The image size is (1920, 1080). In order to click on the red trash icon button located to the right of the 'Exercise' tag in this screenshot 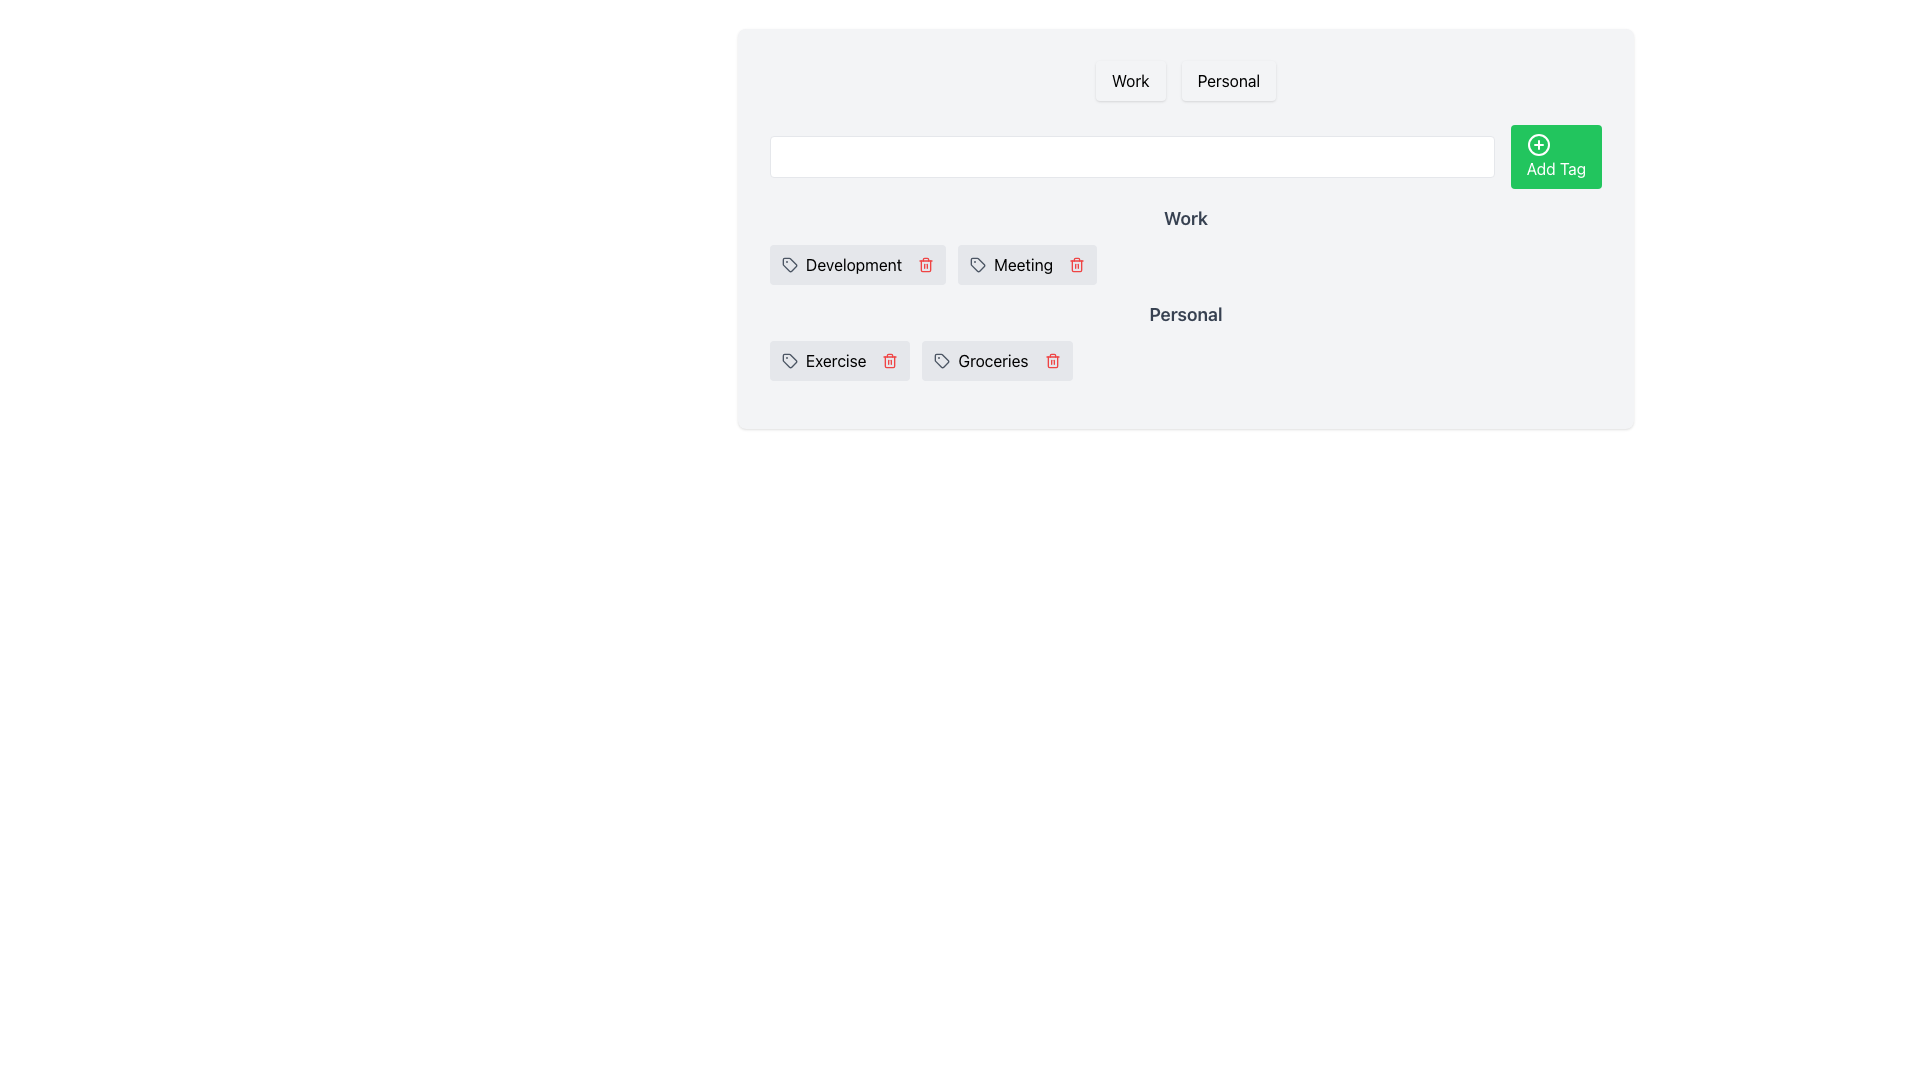, I will do `click(889, 361)`.